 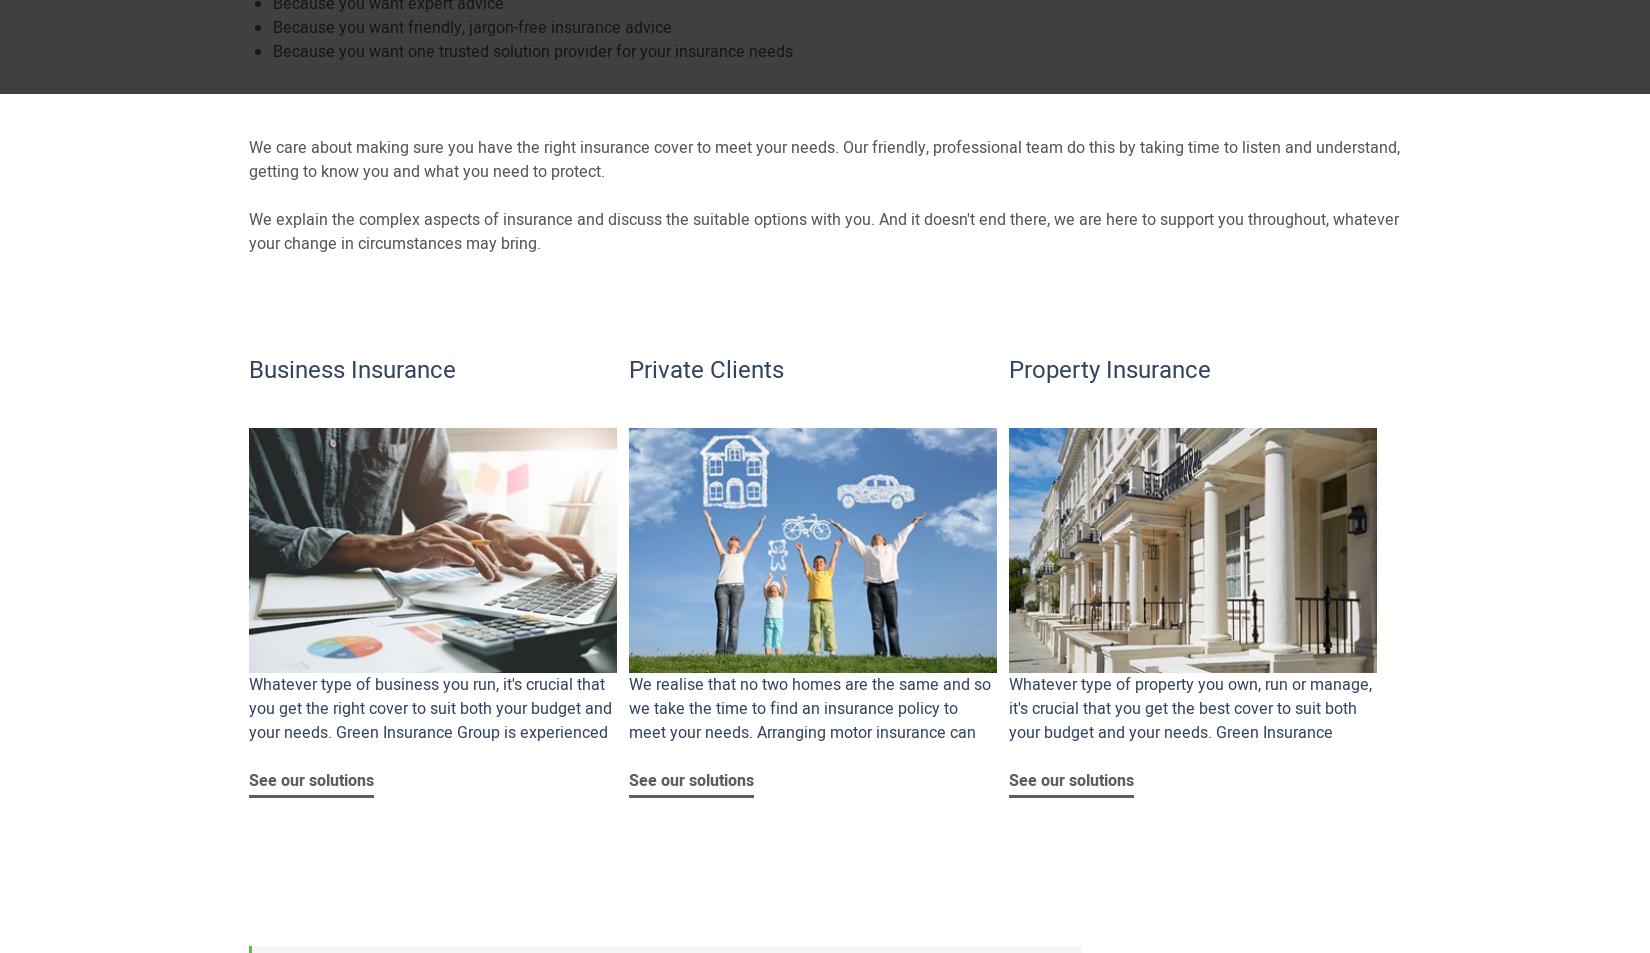 What do you see at coordinates (273, 51) in the screenshot?
I see `'Because you want one trusted solution provider for your insurance needs'` at bounding box center [273, 51].